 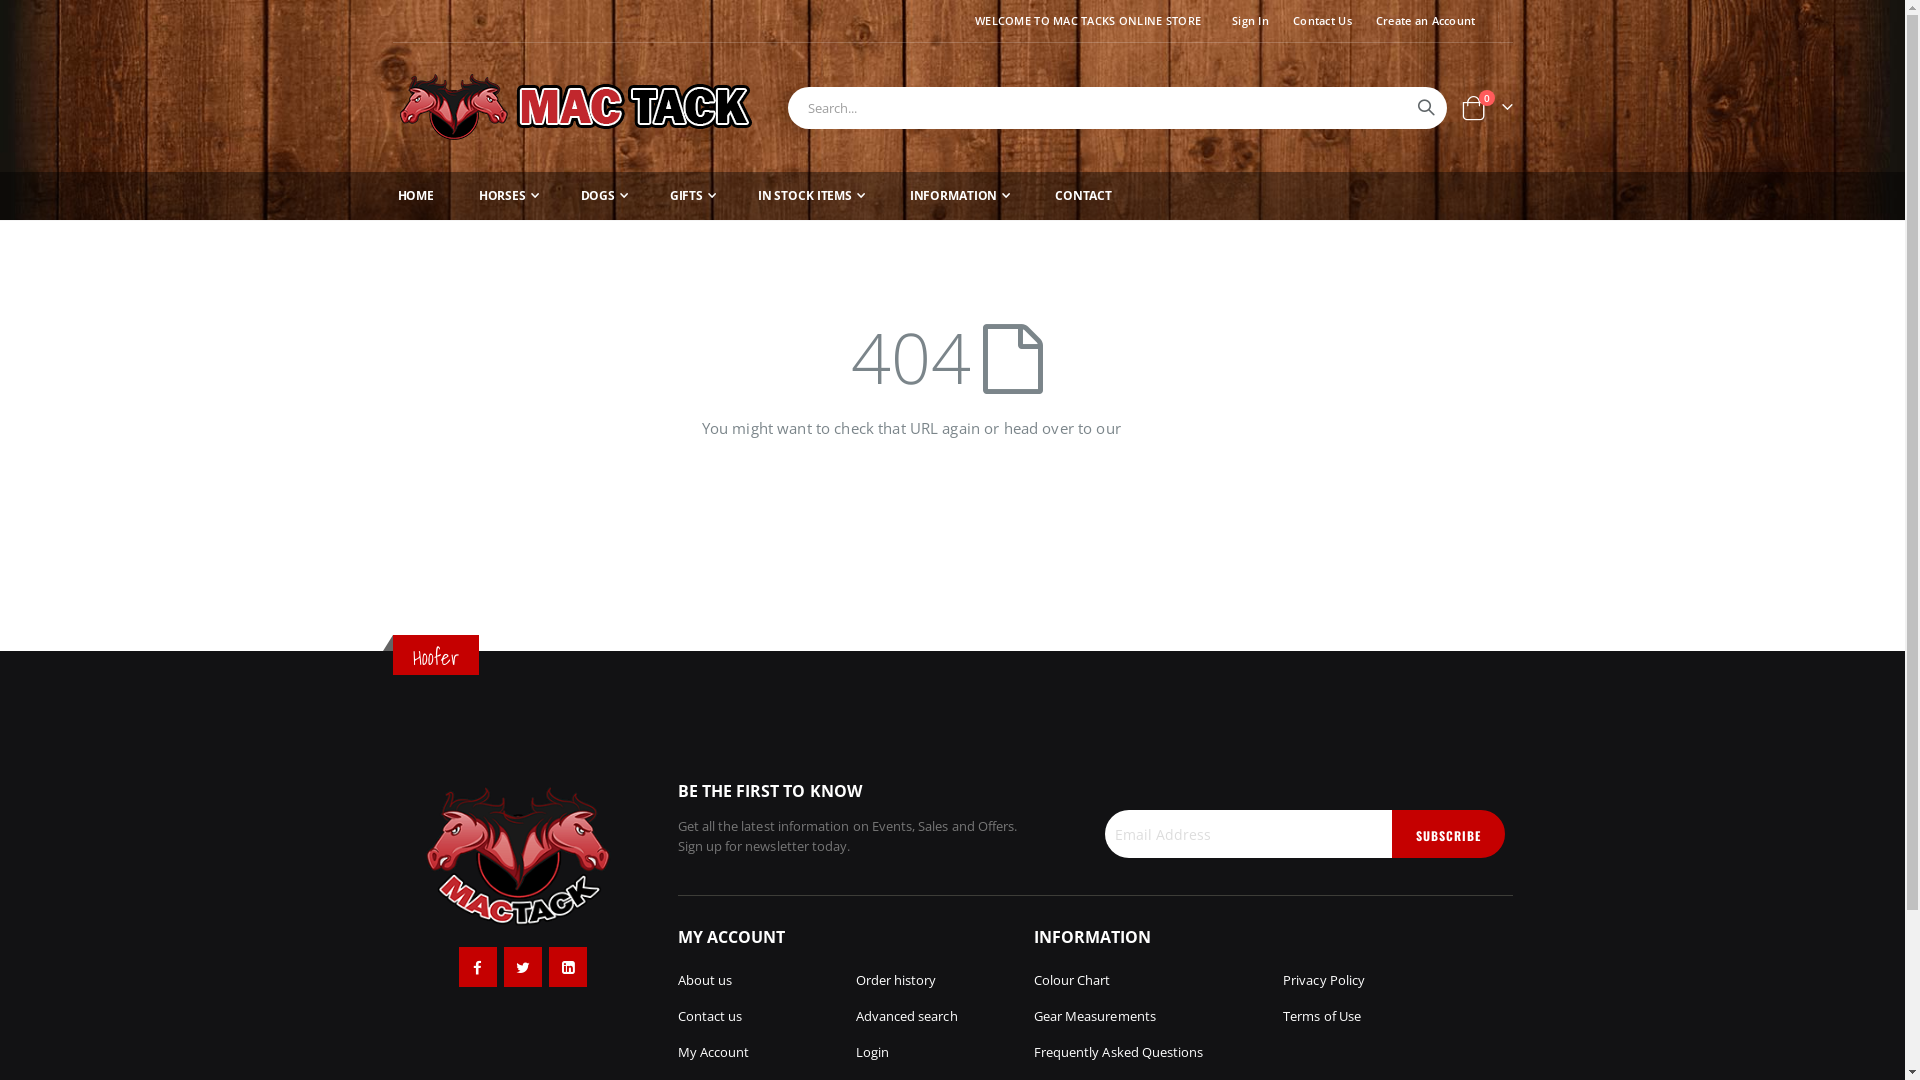 What do you see at coordinates (1318, 20) in the screenshot?
I see `'Contact Us'` at bounding box center [1318, 20].